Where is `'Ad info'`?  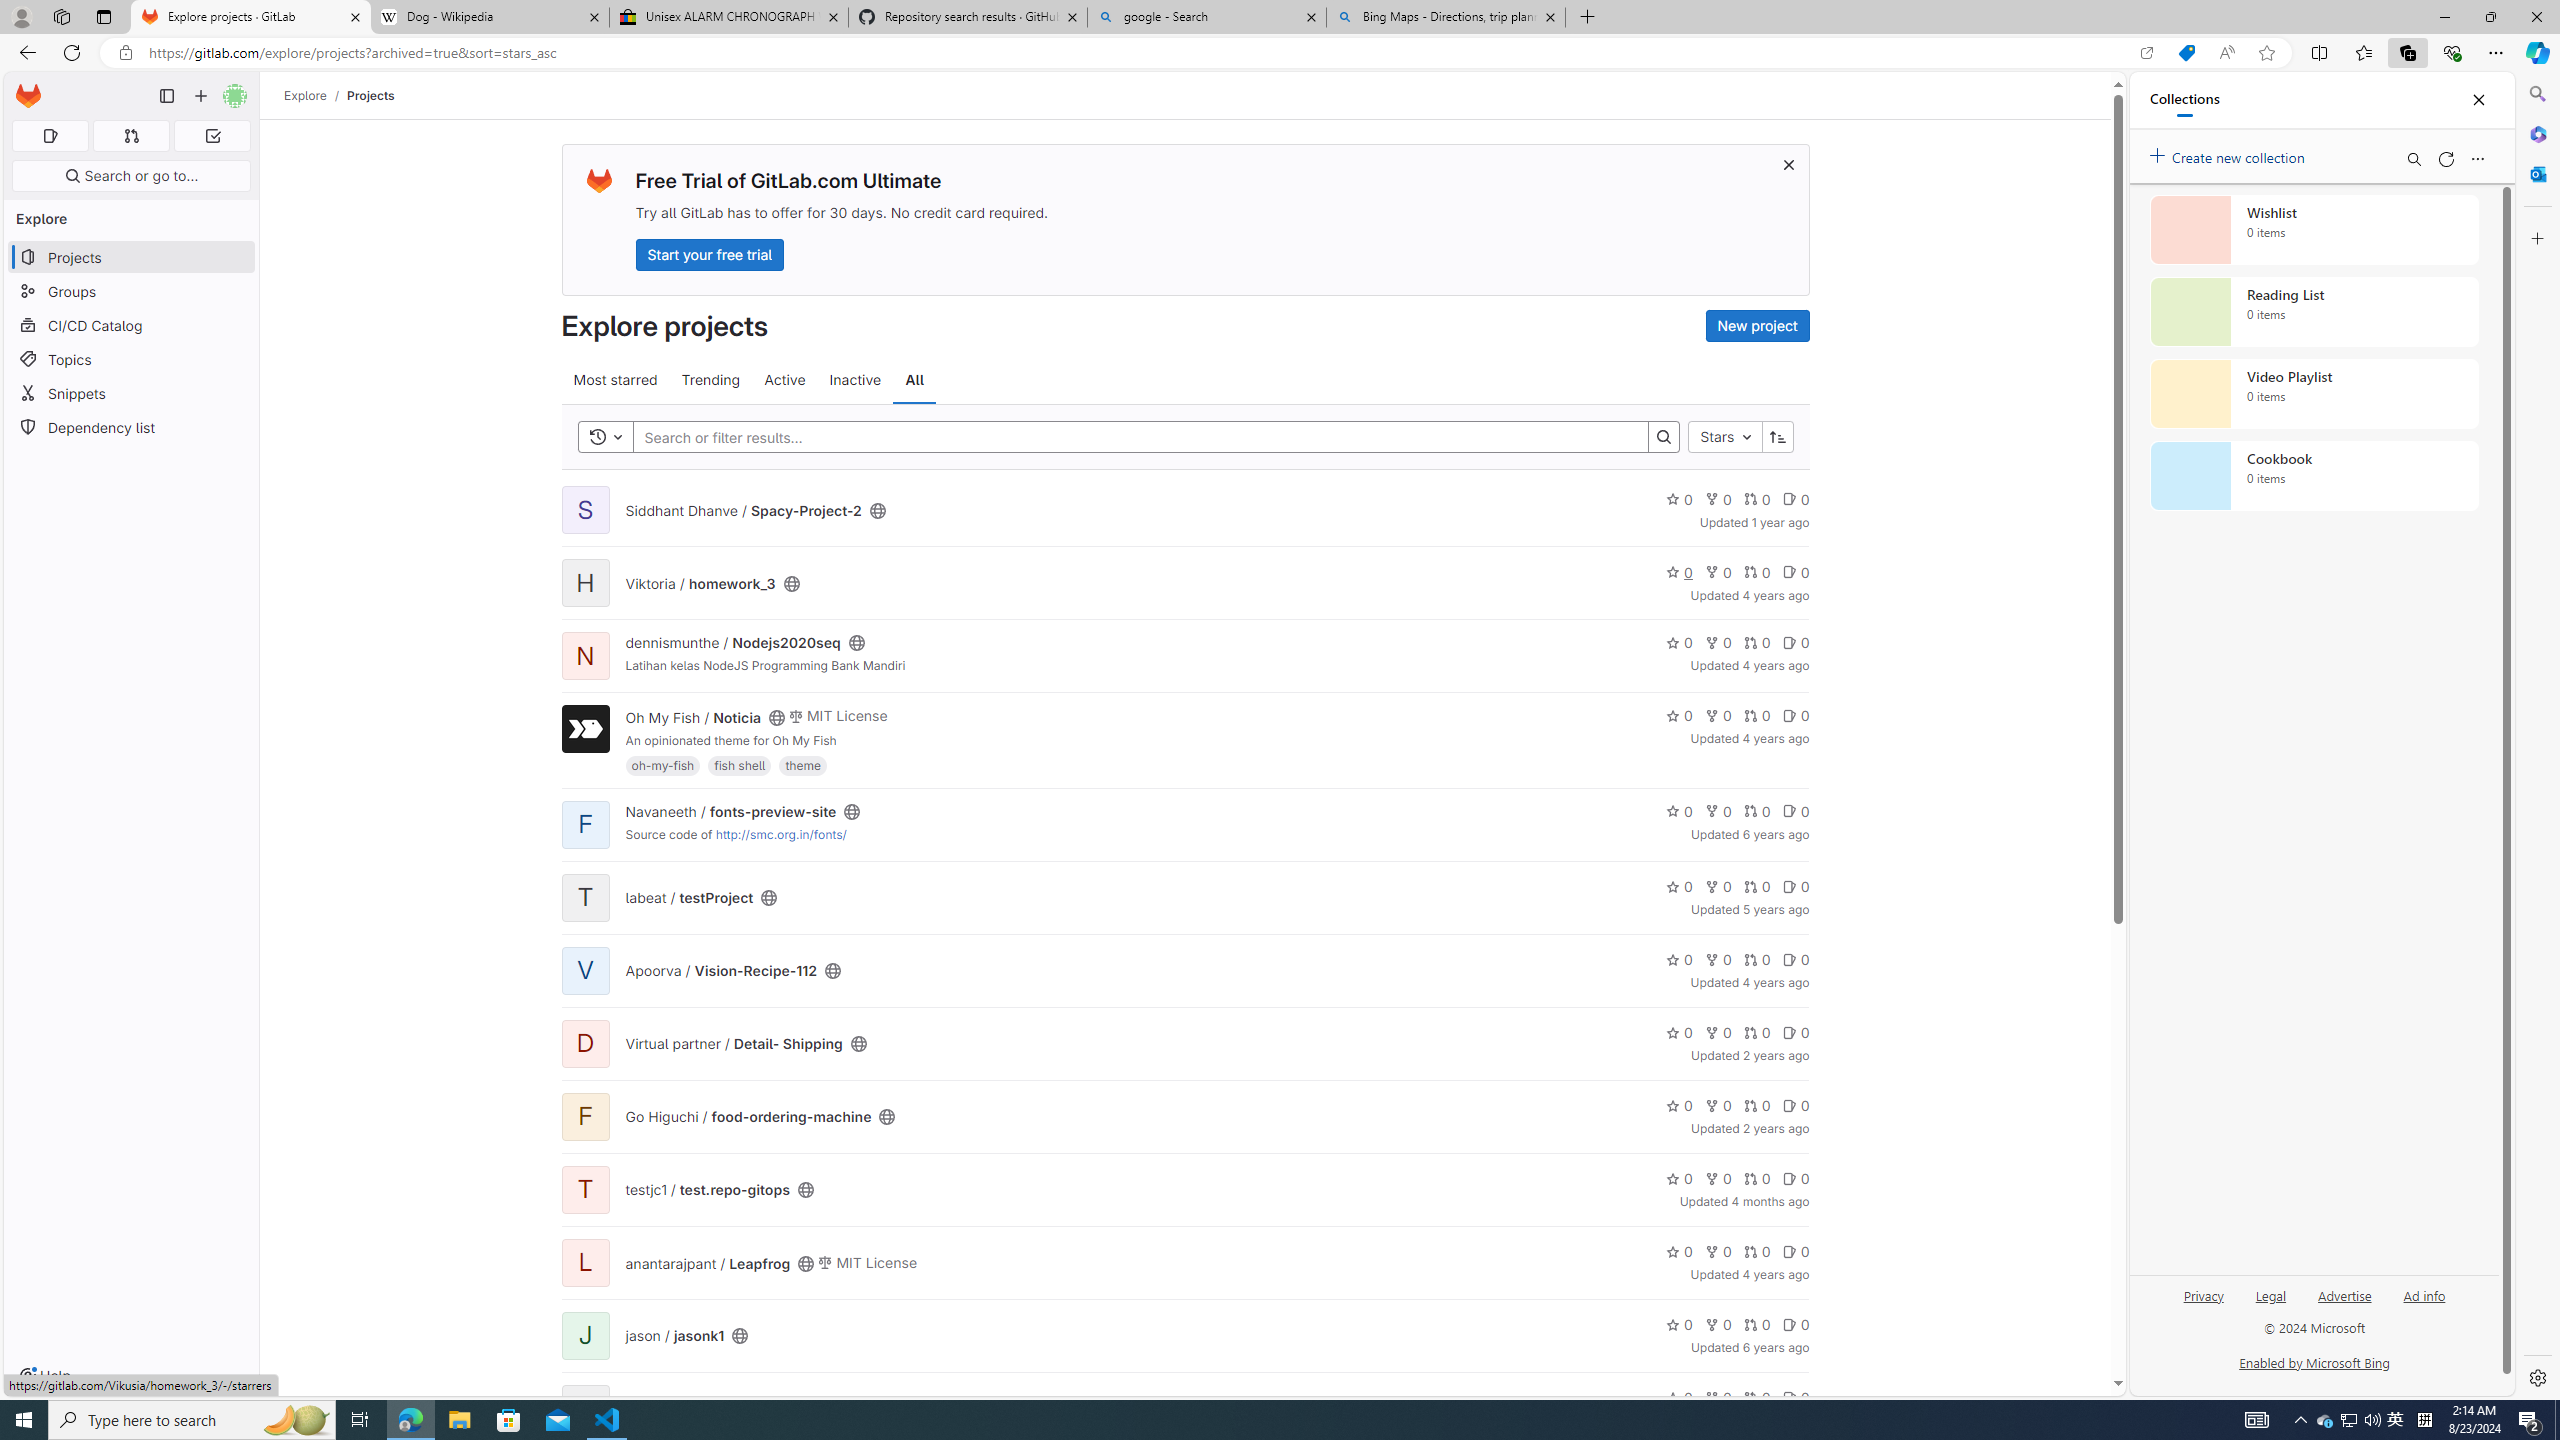
'Ad info' is located at coordinates (2424, 1294).